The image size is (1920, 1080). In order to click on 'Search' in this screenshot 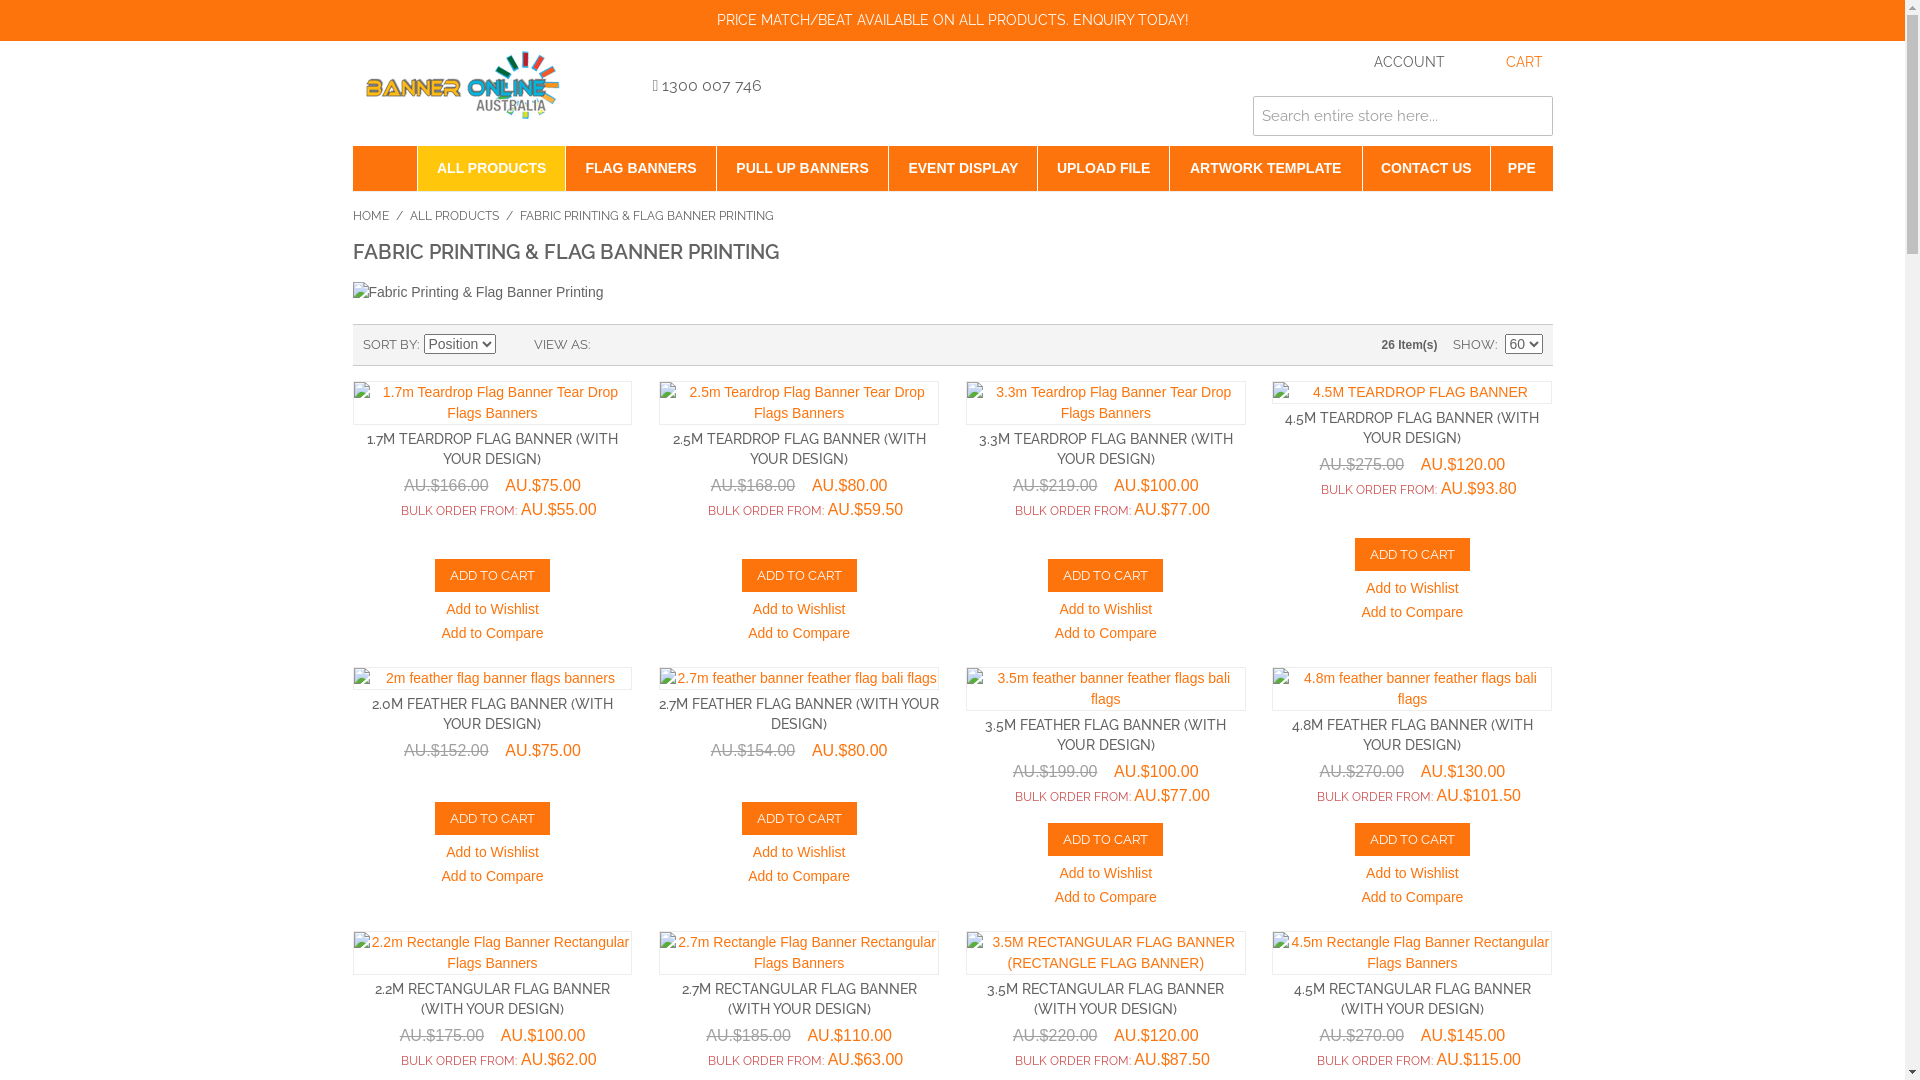, I will do `click(1530, 115)`.